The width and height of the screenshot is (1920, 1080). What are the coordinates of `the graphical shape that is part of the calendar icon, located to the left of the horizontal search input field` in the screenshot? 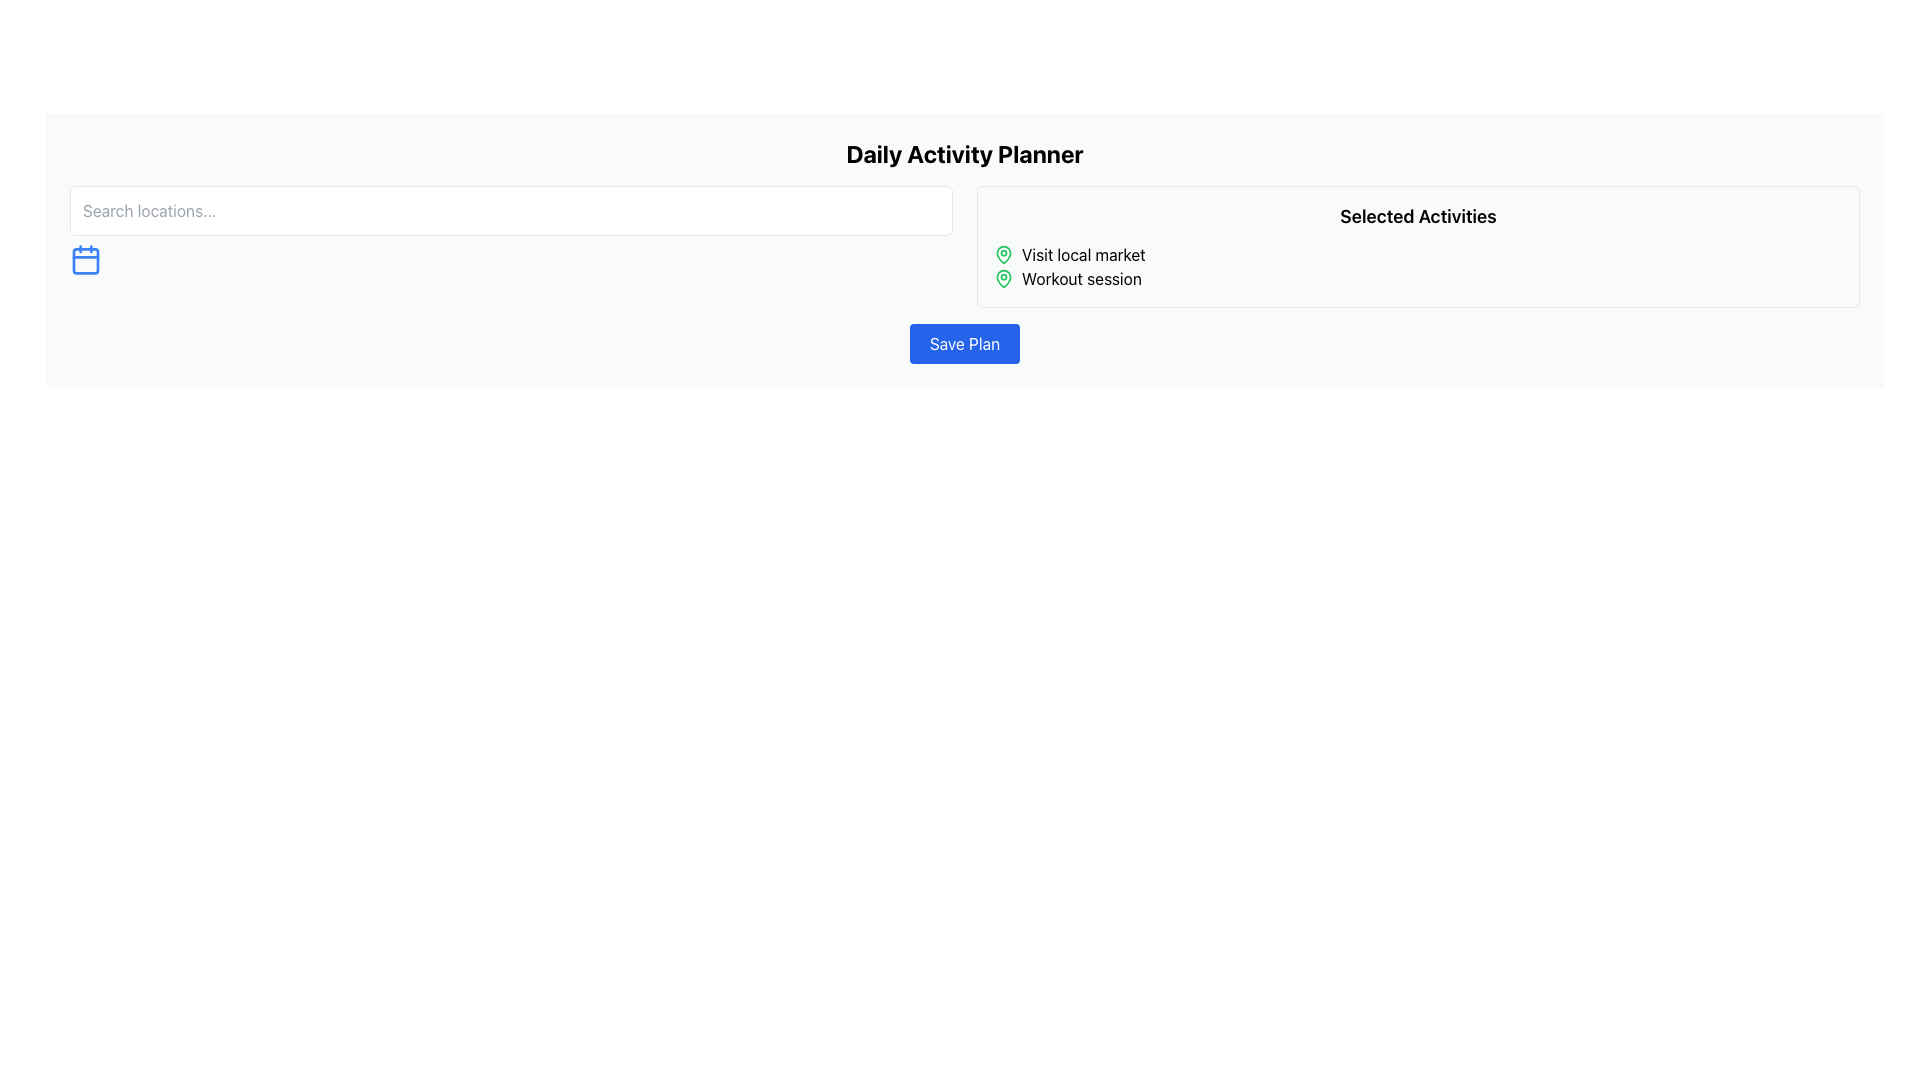 It's located at (85, 260).